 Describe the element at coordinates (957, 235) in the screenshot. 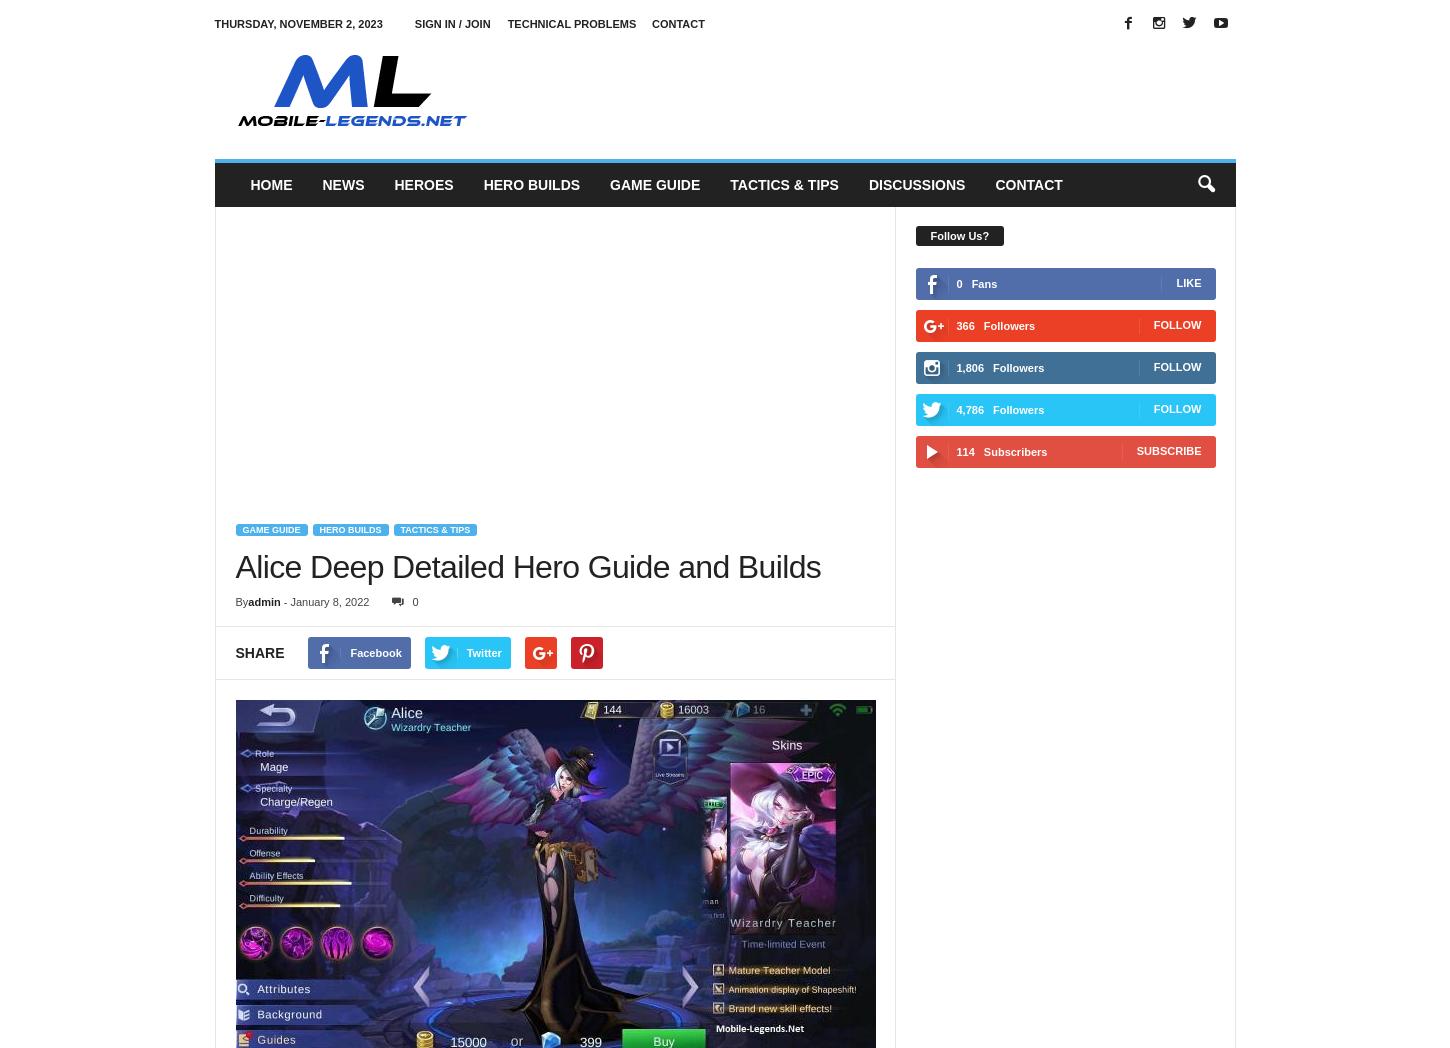

I see `'Follow Us?'` at that location.